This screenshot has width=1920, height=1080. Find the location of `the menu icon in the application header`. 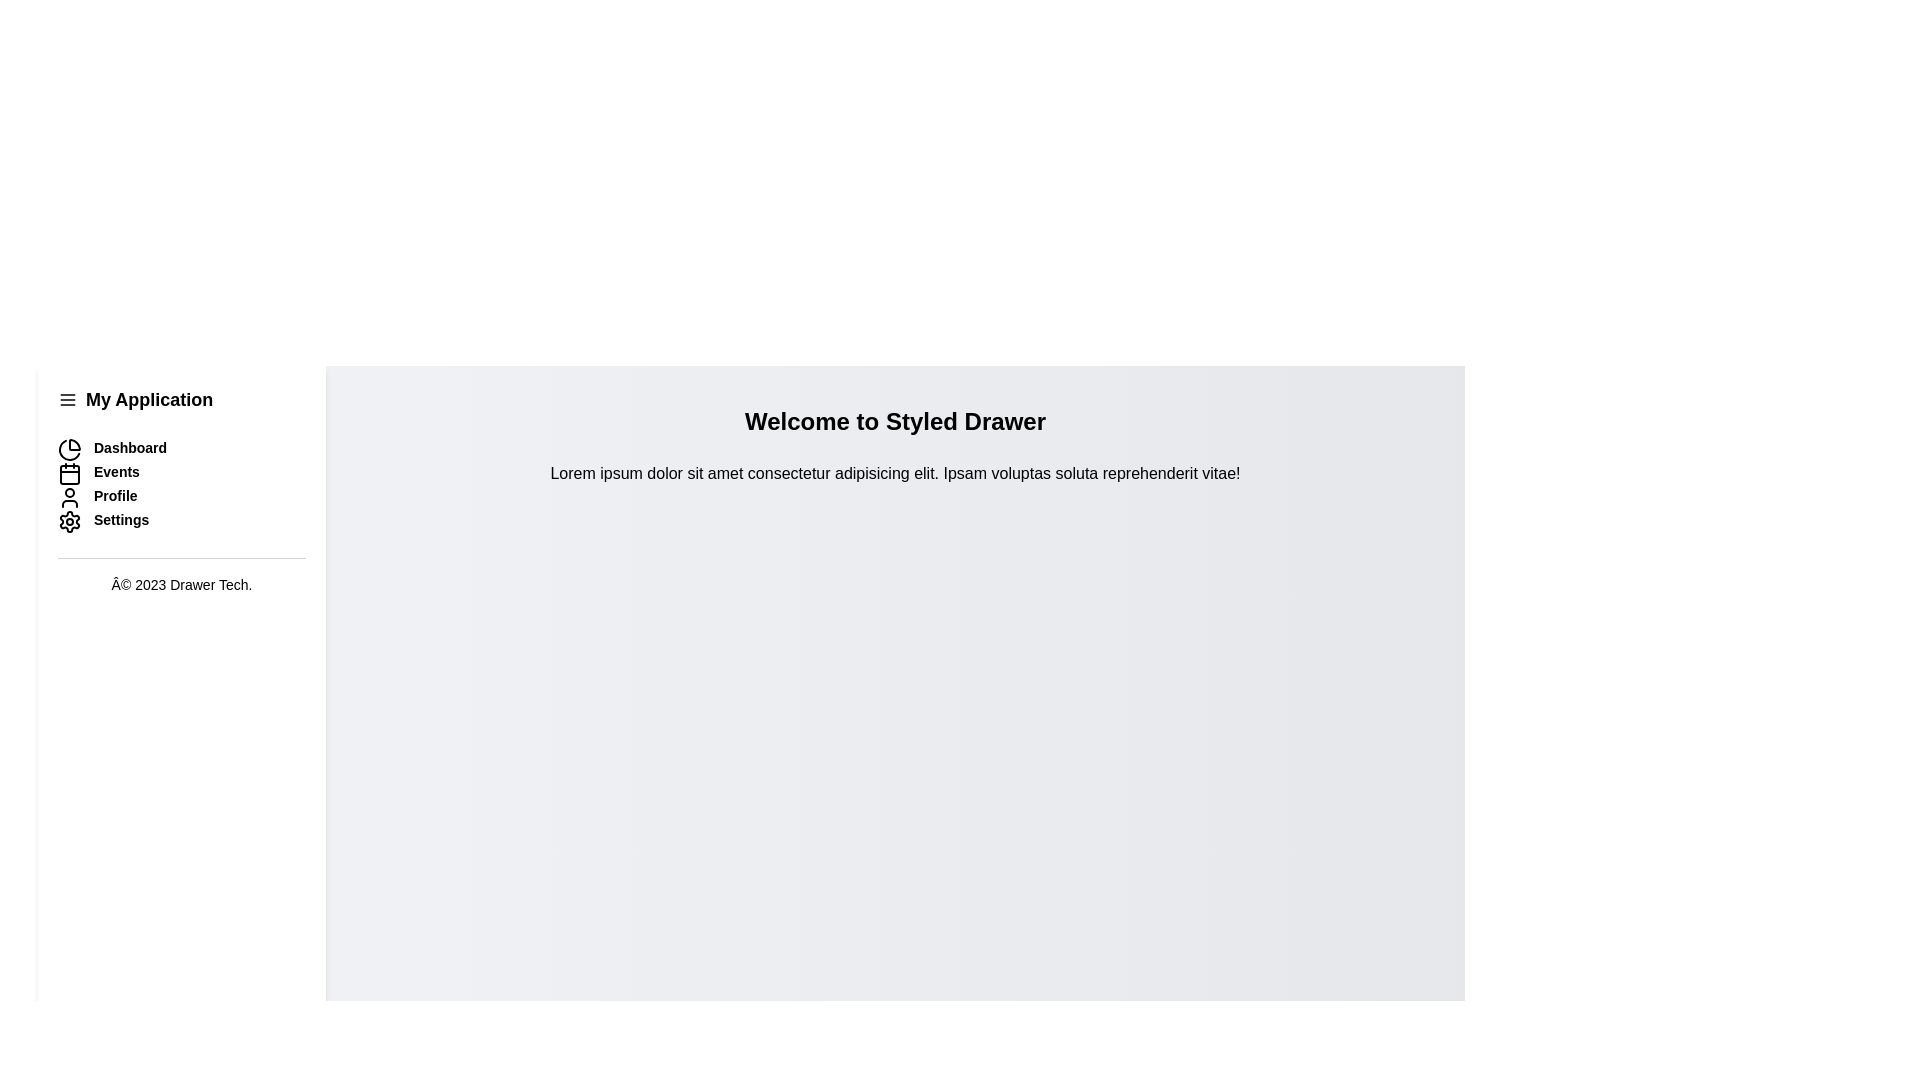

the menu icon in the application header is located at coordinates (67, 400).